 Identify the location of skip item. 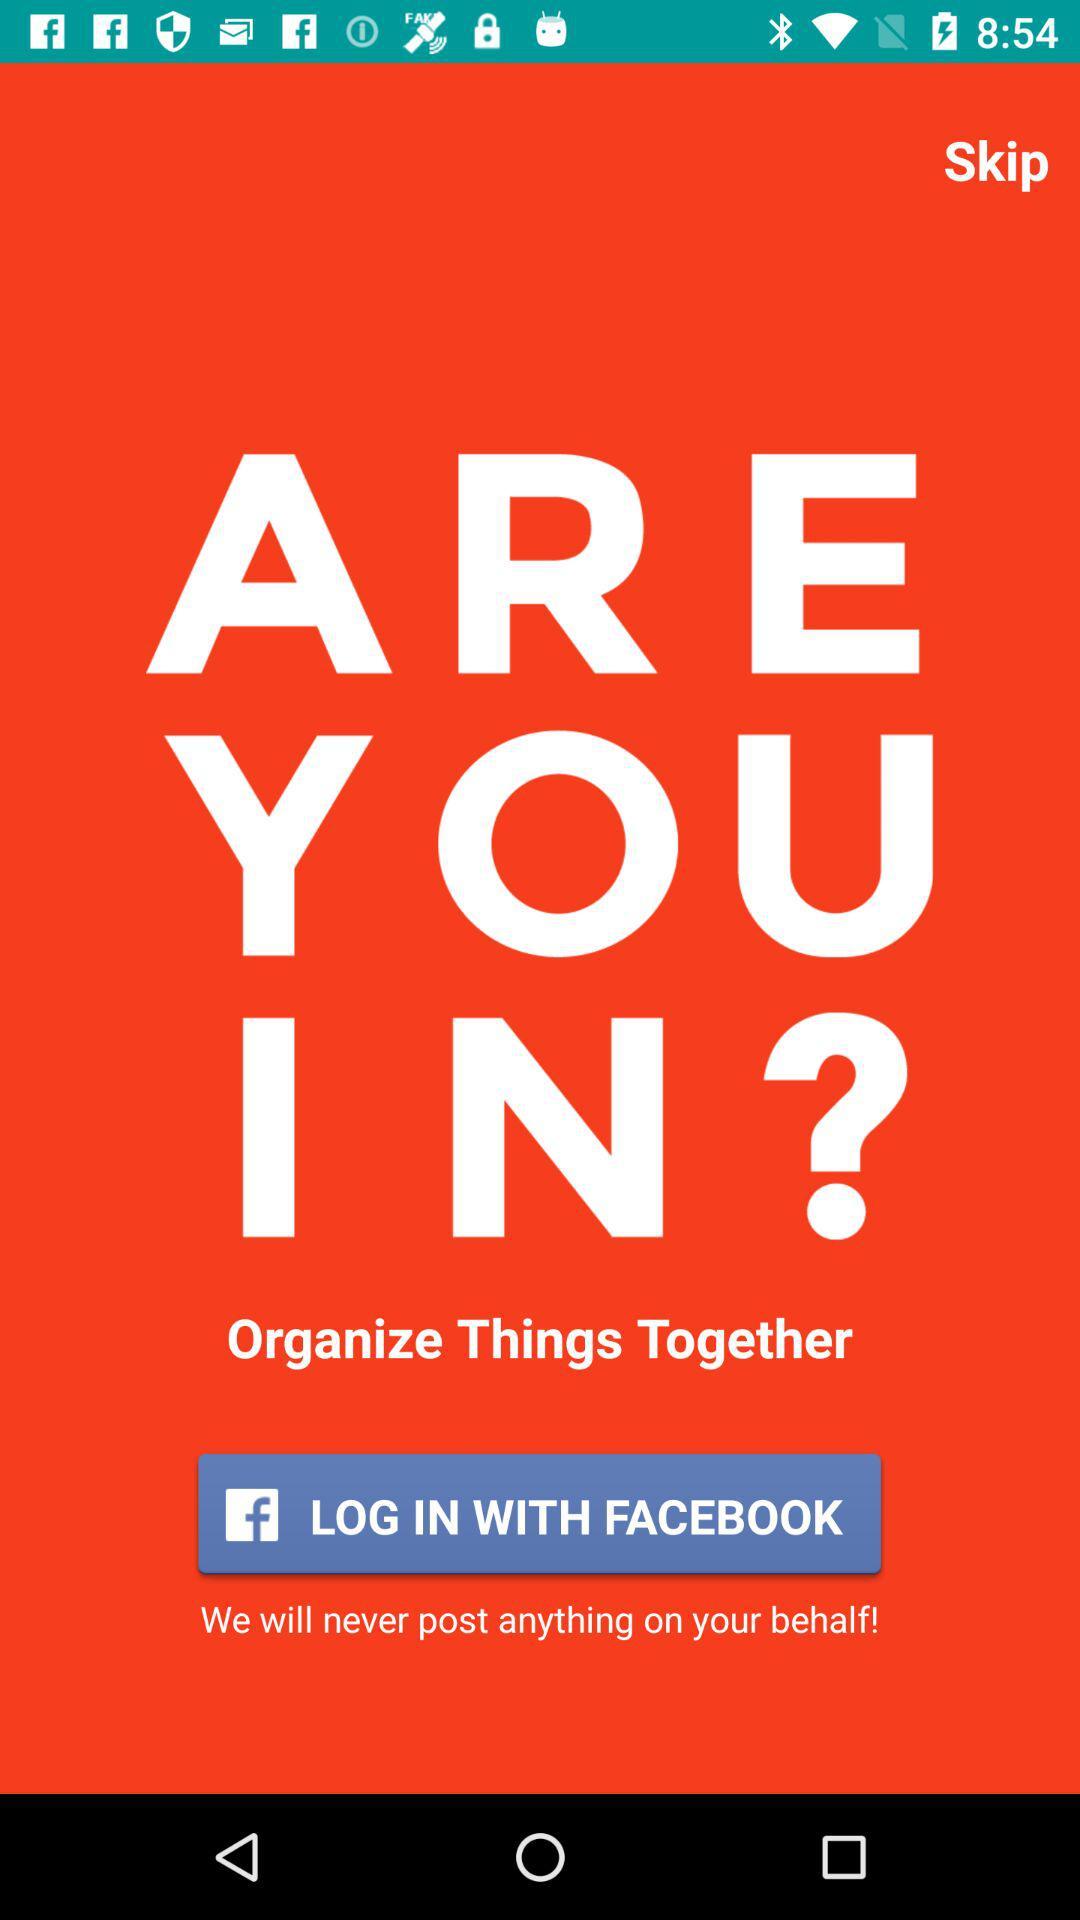
(996, 158).